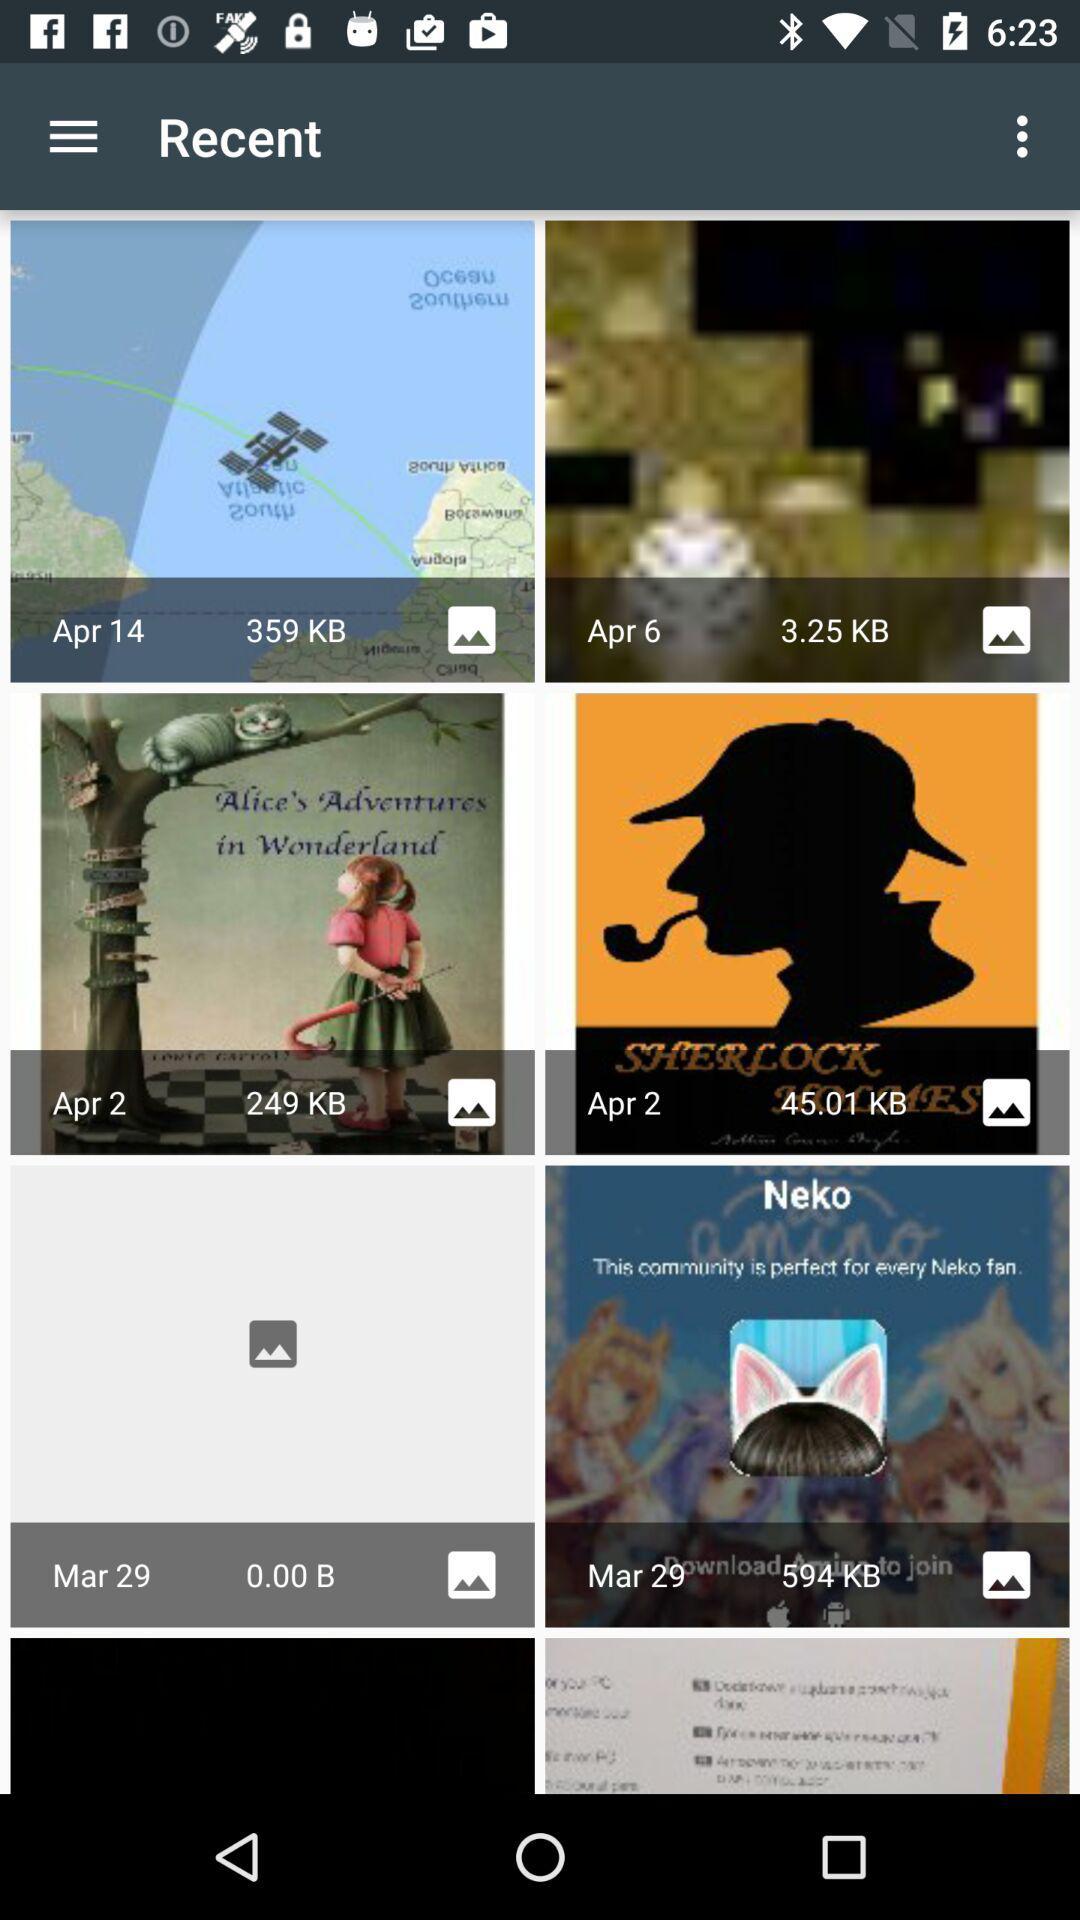 The width and height of the screenshot is (1080, 1920). What do you see at coordinates (72, 135) in the screenshot?
I see `the app to the left of the recent item` at bounding box center [72, 135].